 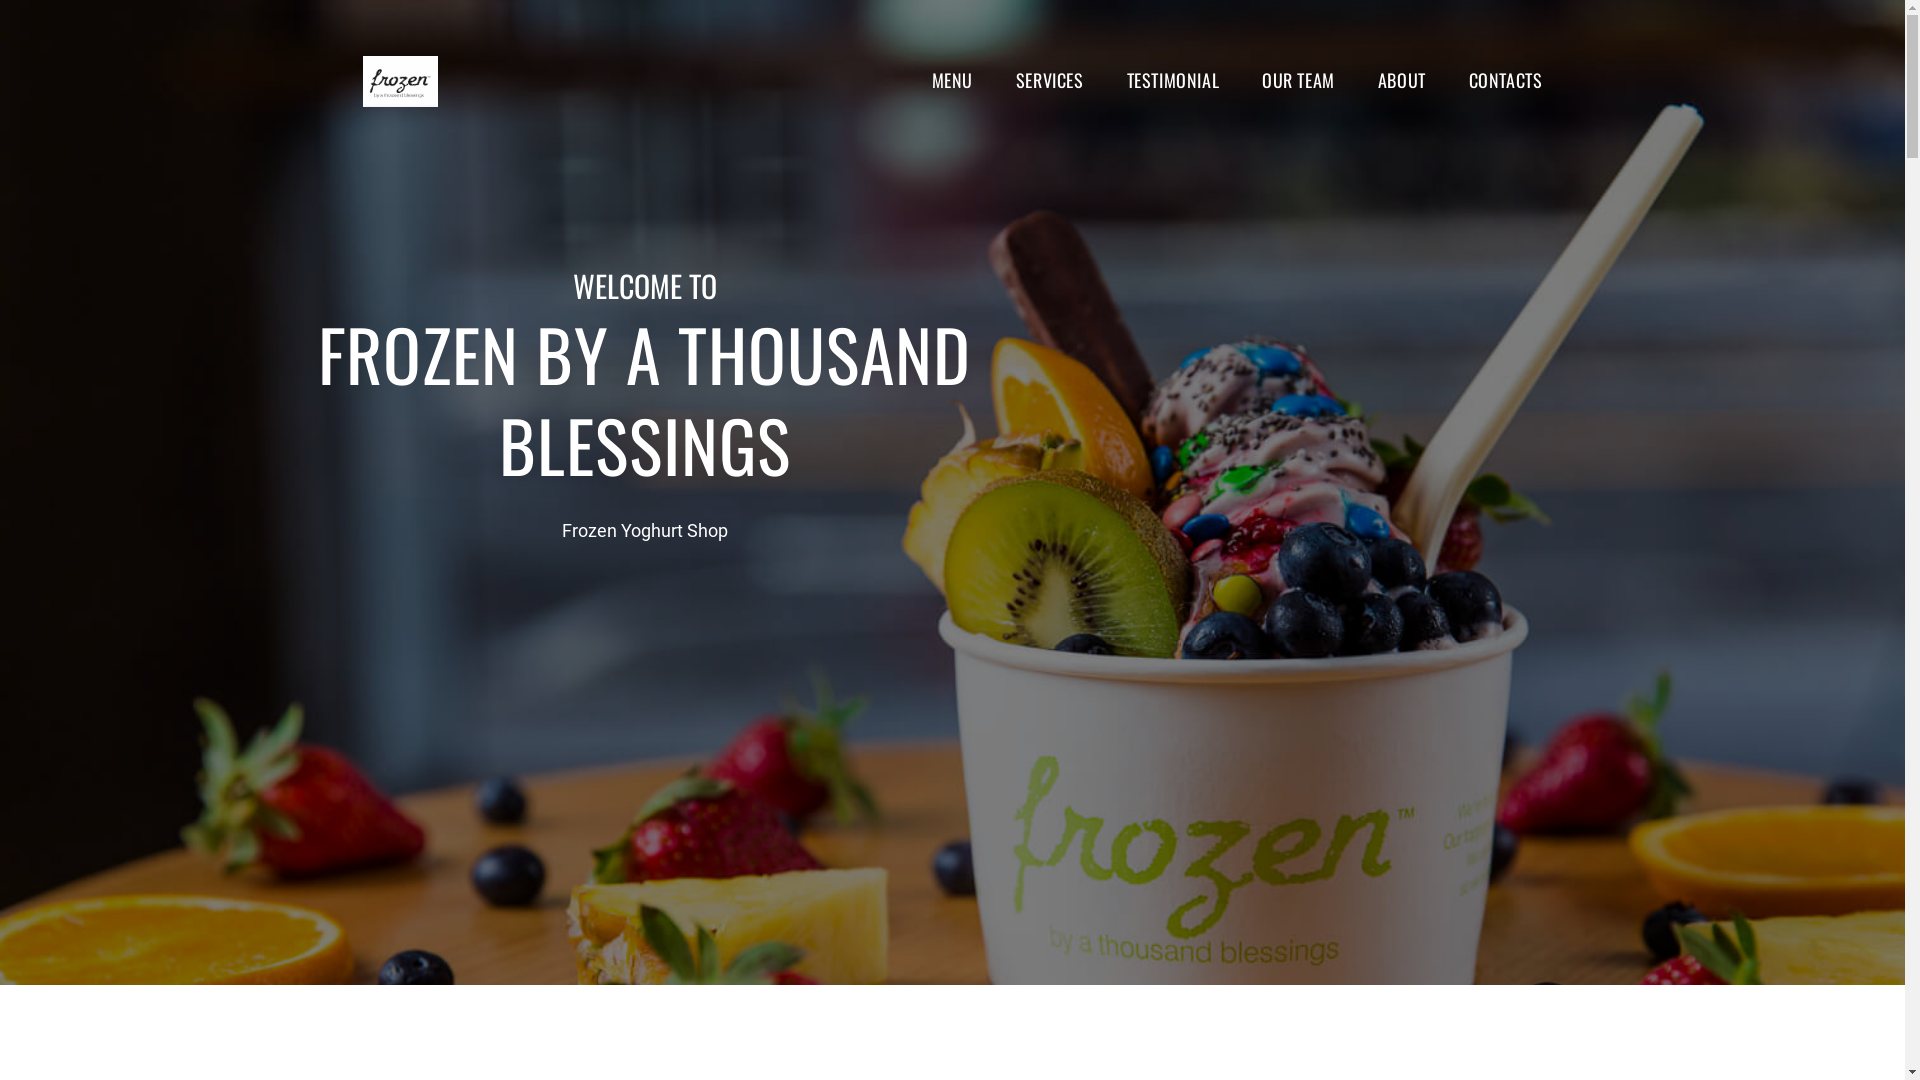 What do you see at coordinates (1049, 79) in the screenshot?
I see `'SERVICES'` at bounding box center [1049, 79].